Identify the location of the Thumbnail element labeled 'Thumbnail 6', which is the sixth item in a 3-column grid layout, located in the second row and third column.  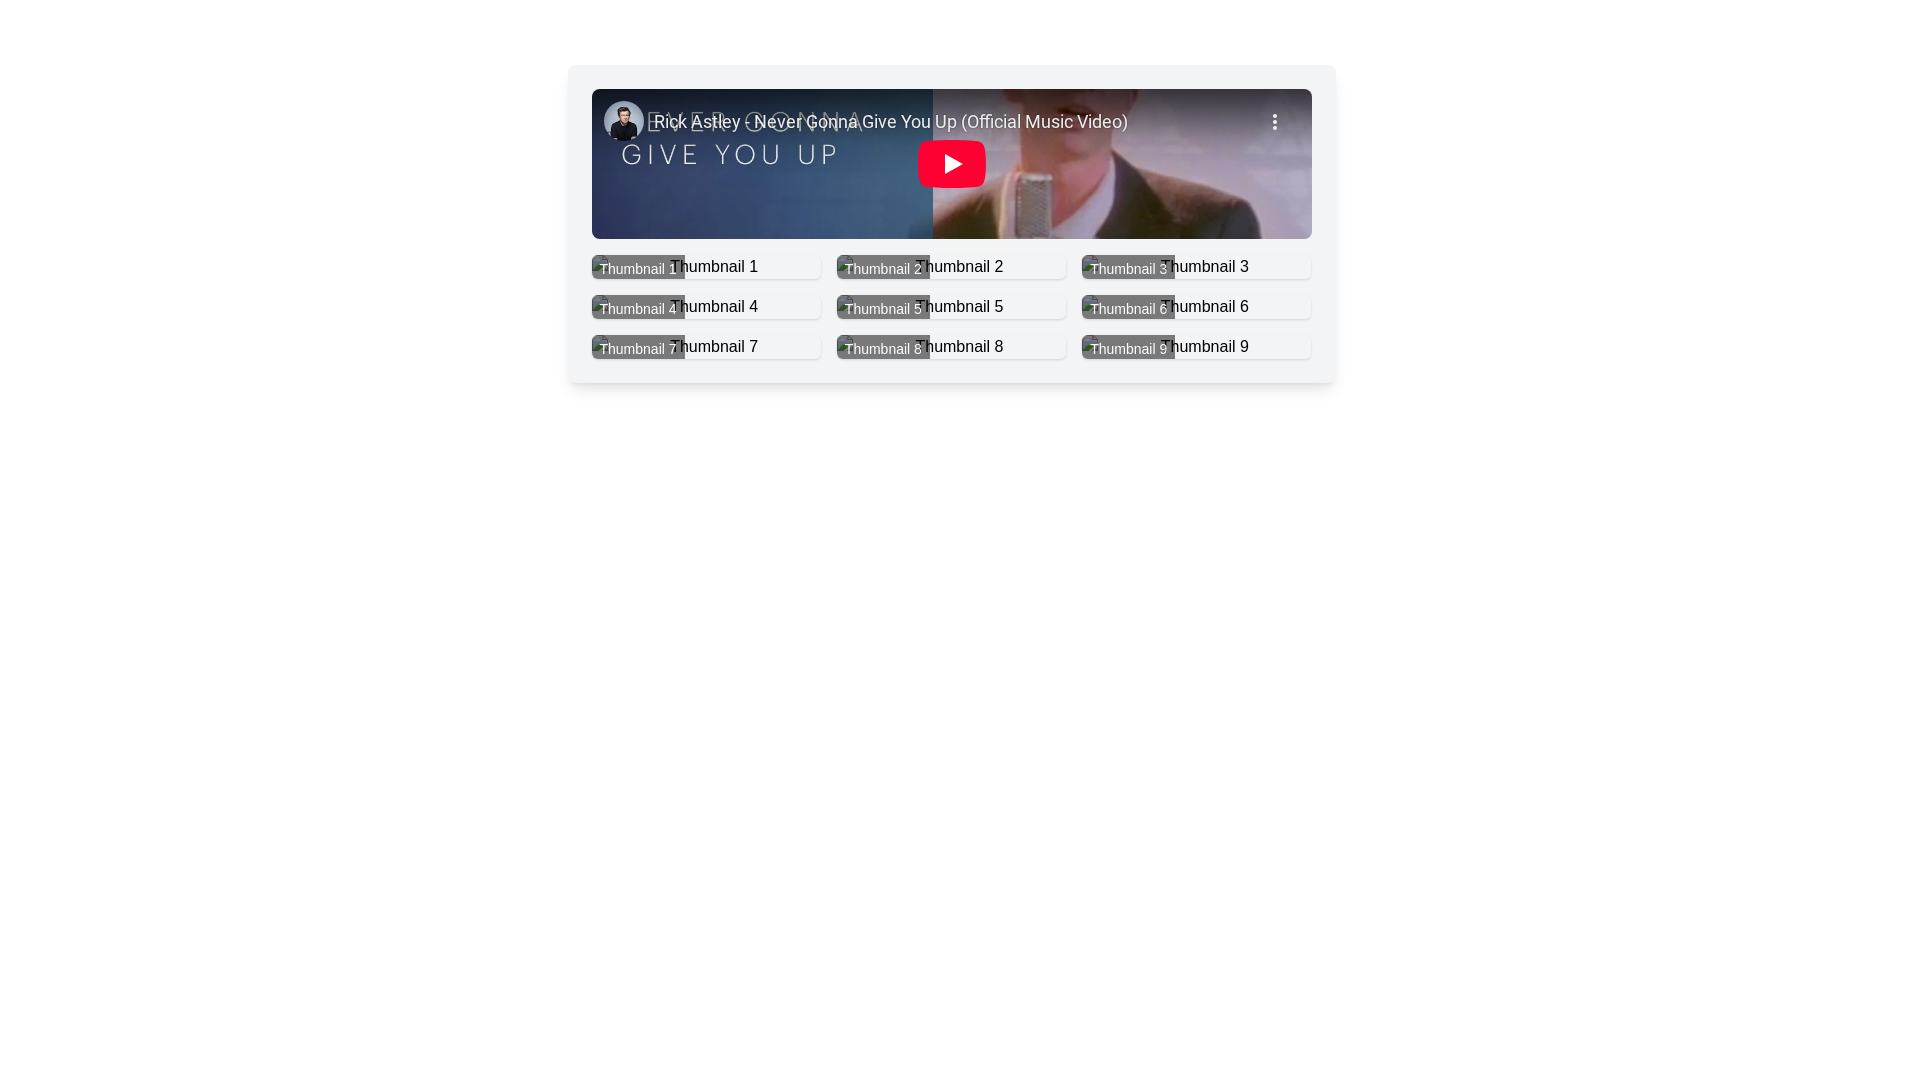
(1196, 307).